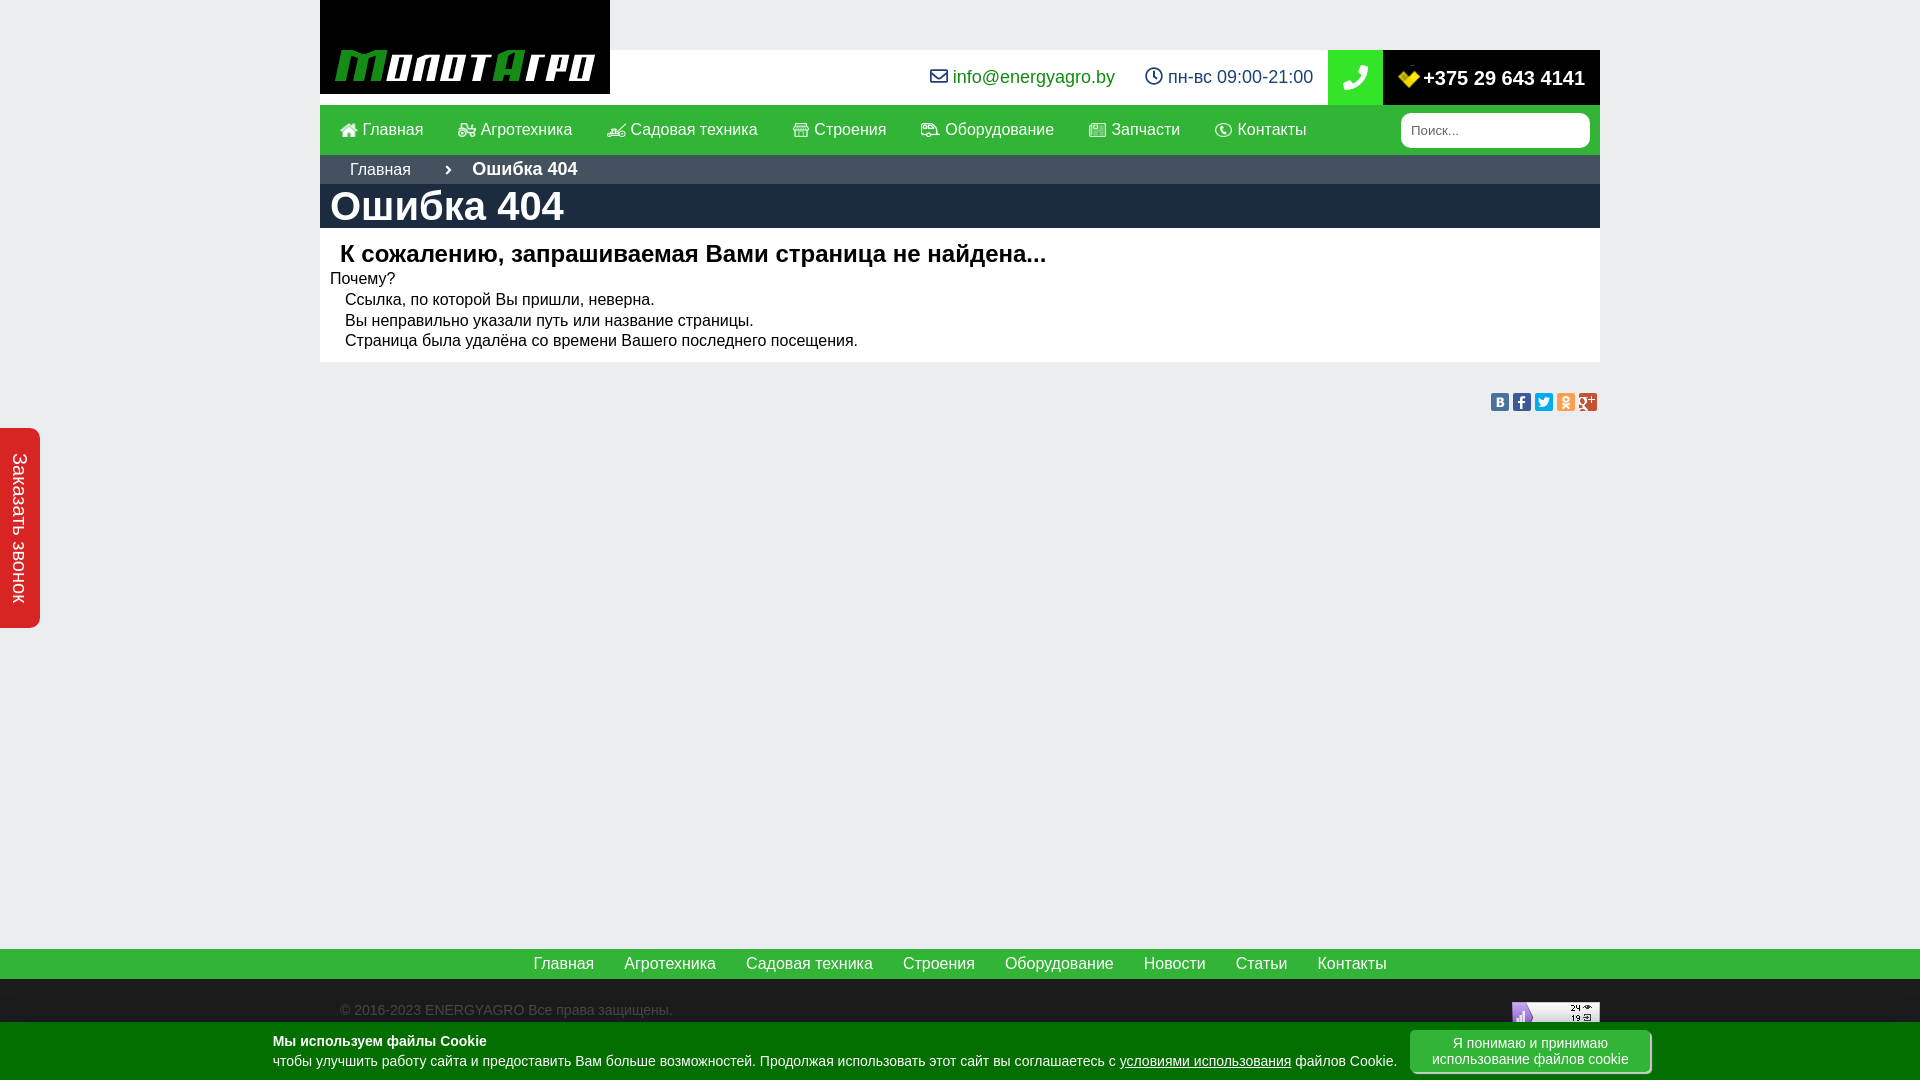  Describe the element at coordinates (500, 1032) in the screenshot. I see `'PurpleLabs'` at that location.